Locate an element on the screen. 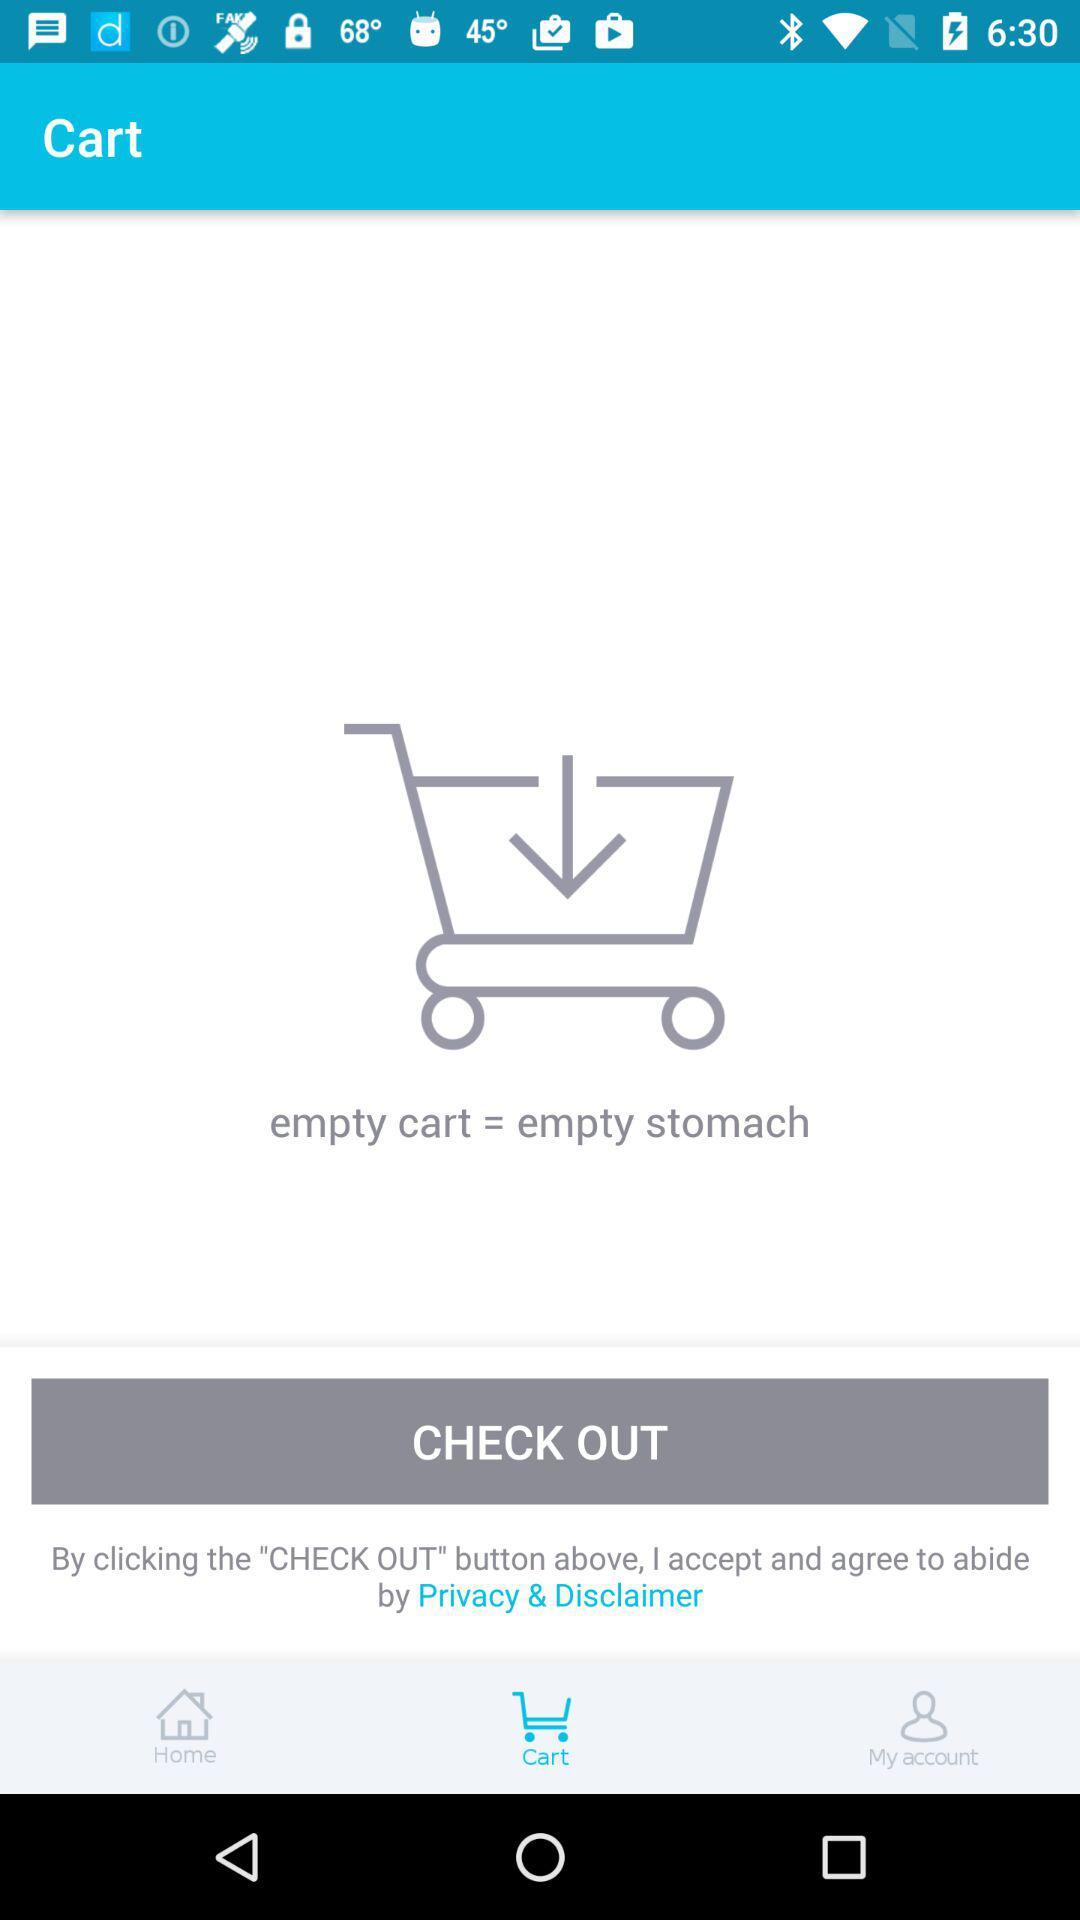 The width and height of the screenshot is (1080, 1920). account option is located at coordinates (898, 1727).